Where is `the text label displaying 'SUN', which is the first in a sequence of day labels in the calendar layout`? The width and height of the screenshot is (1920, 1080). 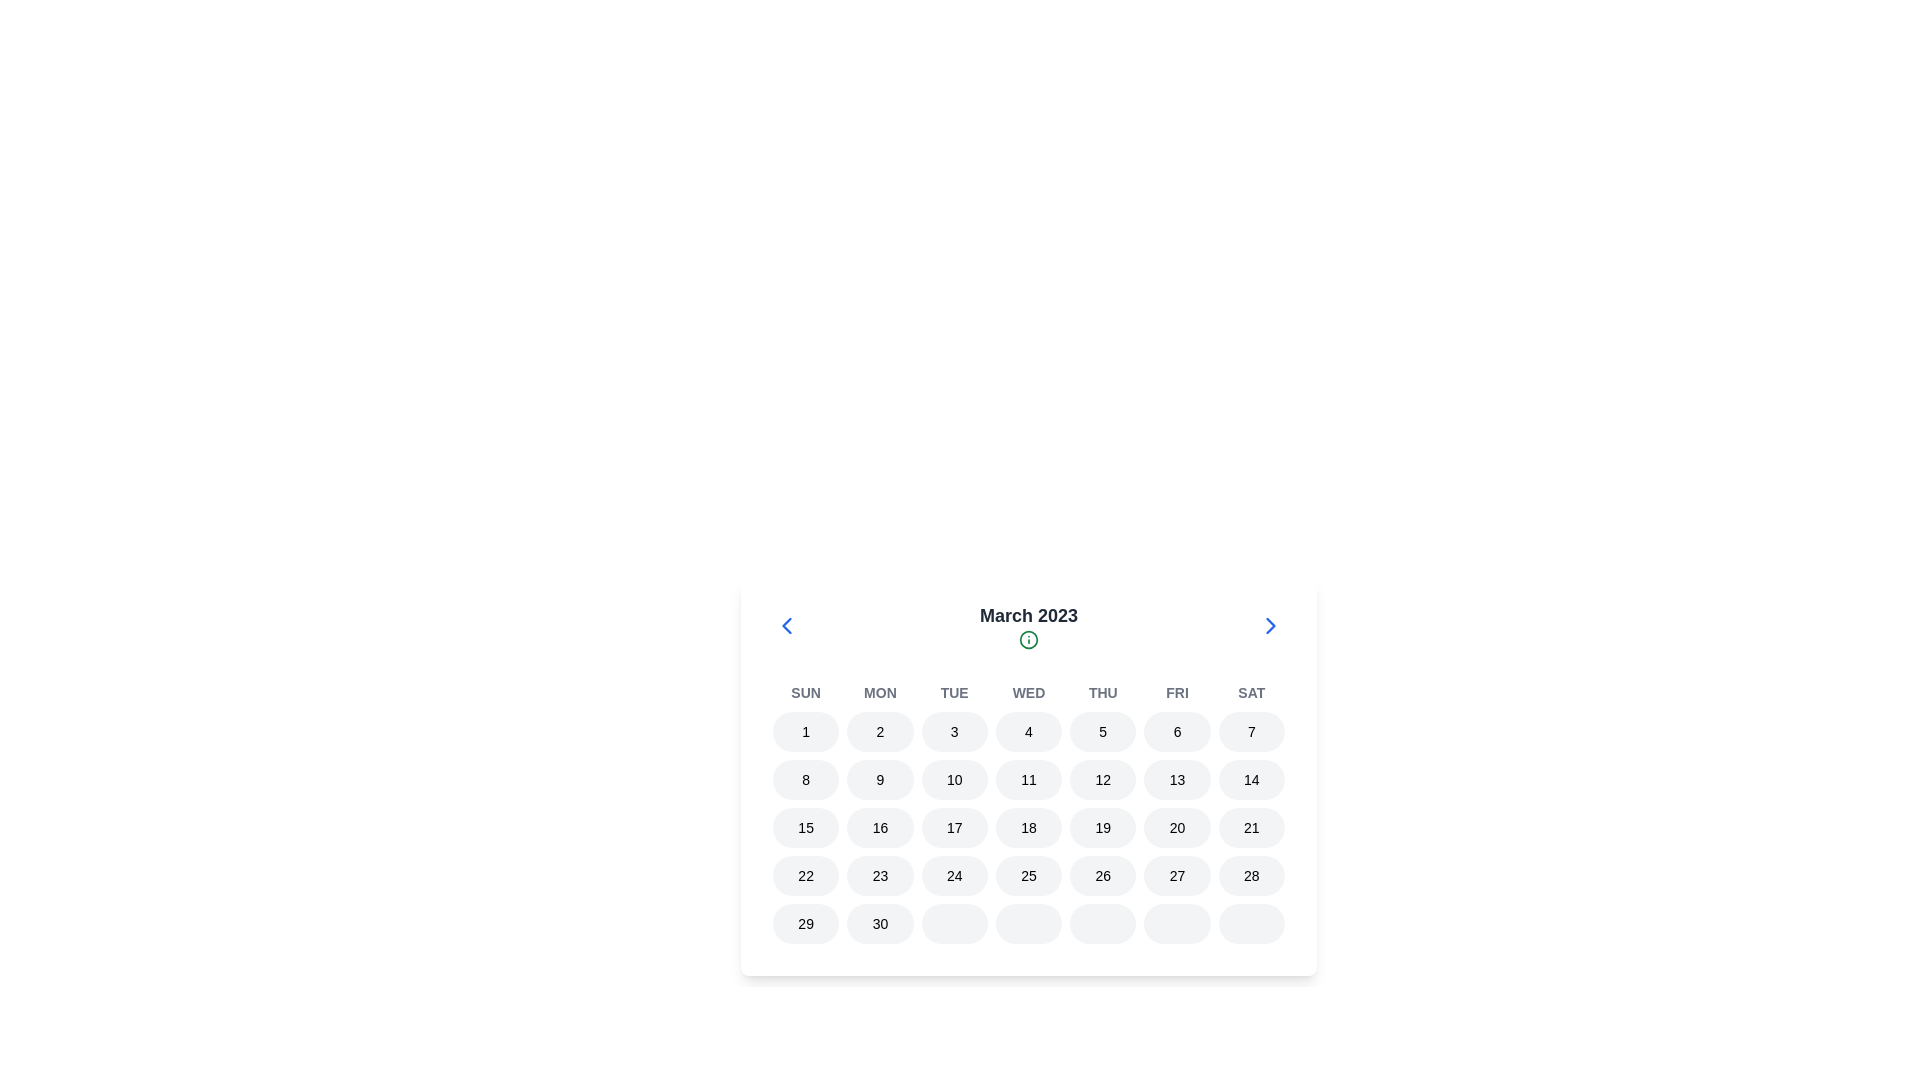 the text label displaying 'SUN', which is the first in a sequence of day labels in the calendar layout is located at coordinates (806, 692).